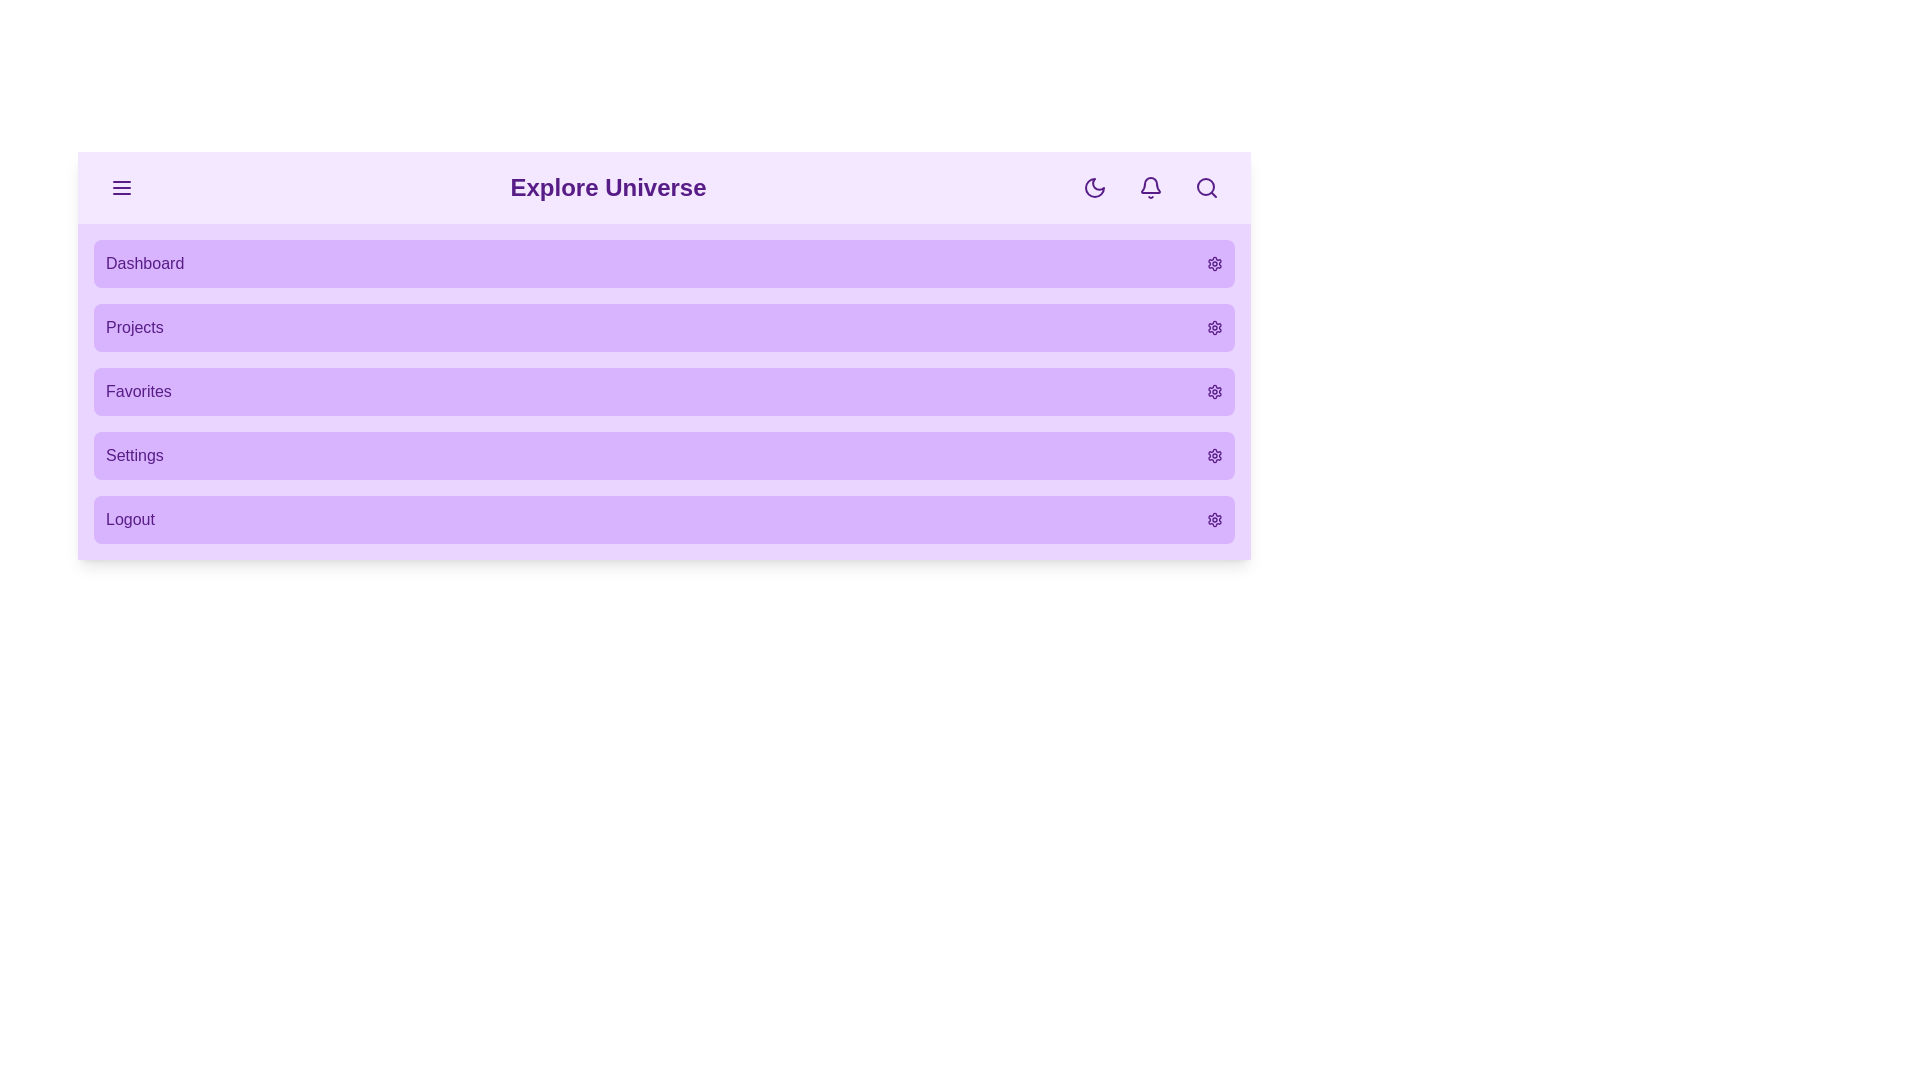  I want to click on the search icon in the top right corner of the app bar, so click(1205, 188).